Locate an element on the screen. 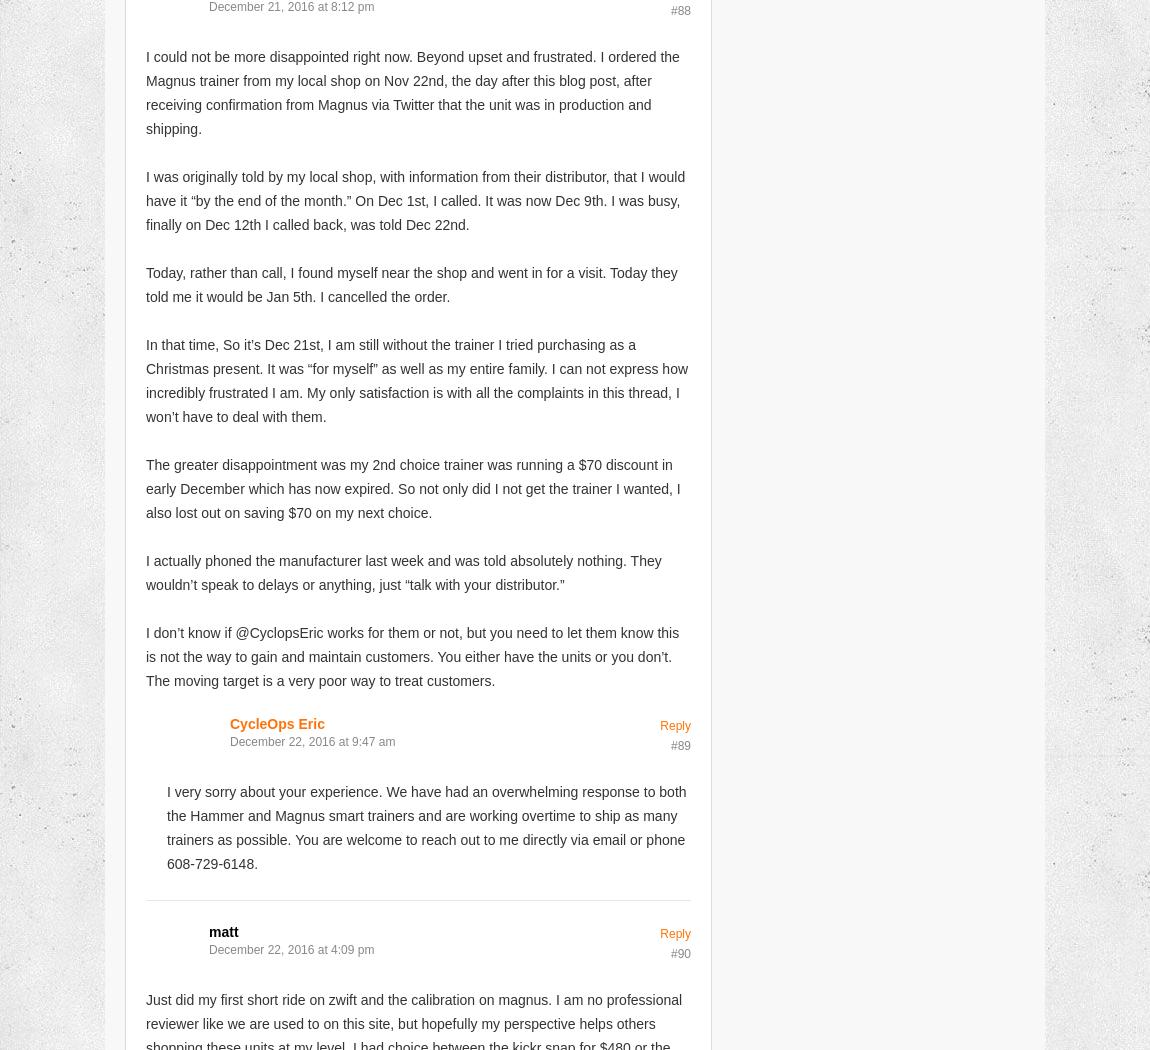 Image resolution: width=1150 pixels, height=1050 pixels. 'I was originally told by my local shop, with information from their distributor, that I would have it “by the end of the month.”  On Dec 1st, I called. It was now Dec 9th.  I was busy, finally on Dec 12th I called back, was told Dec 22nd.' is located at coordinates (415, 199).